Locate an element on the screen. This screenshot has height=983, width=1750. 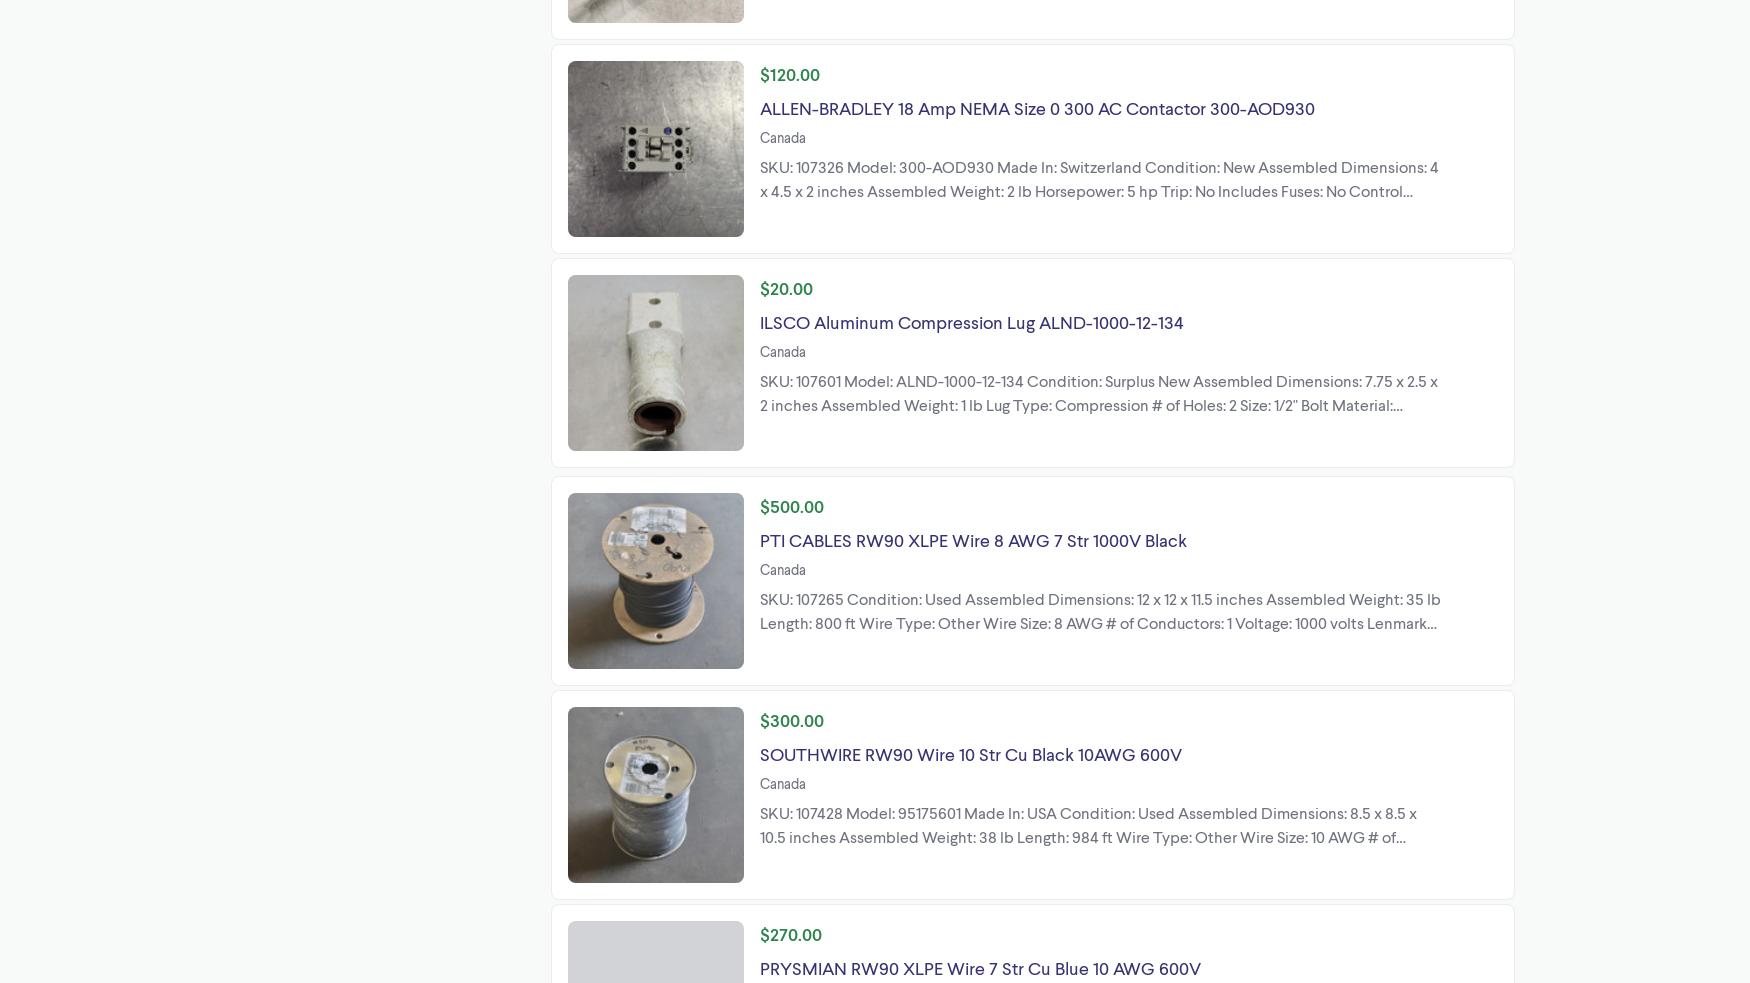
'$300.00' is located at coordinates (791, 717).